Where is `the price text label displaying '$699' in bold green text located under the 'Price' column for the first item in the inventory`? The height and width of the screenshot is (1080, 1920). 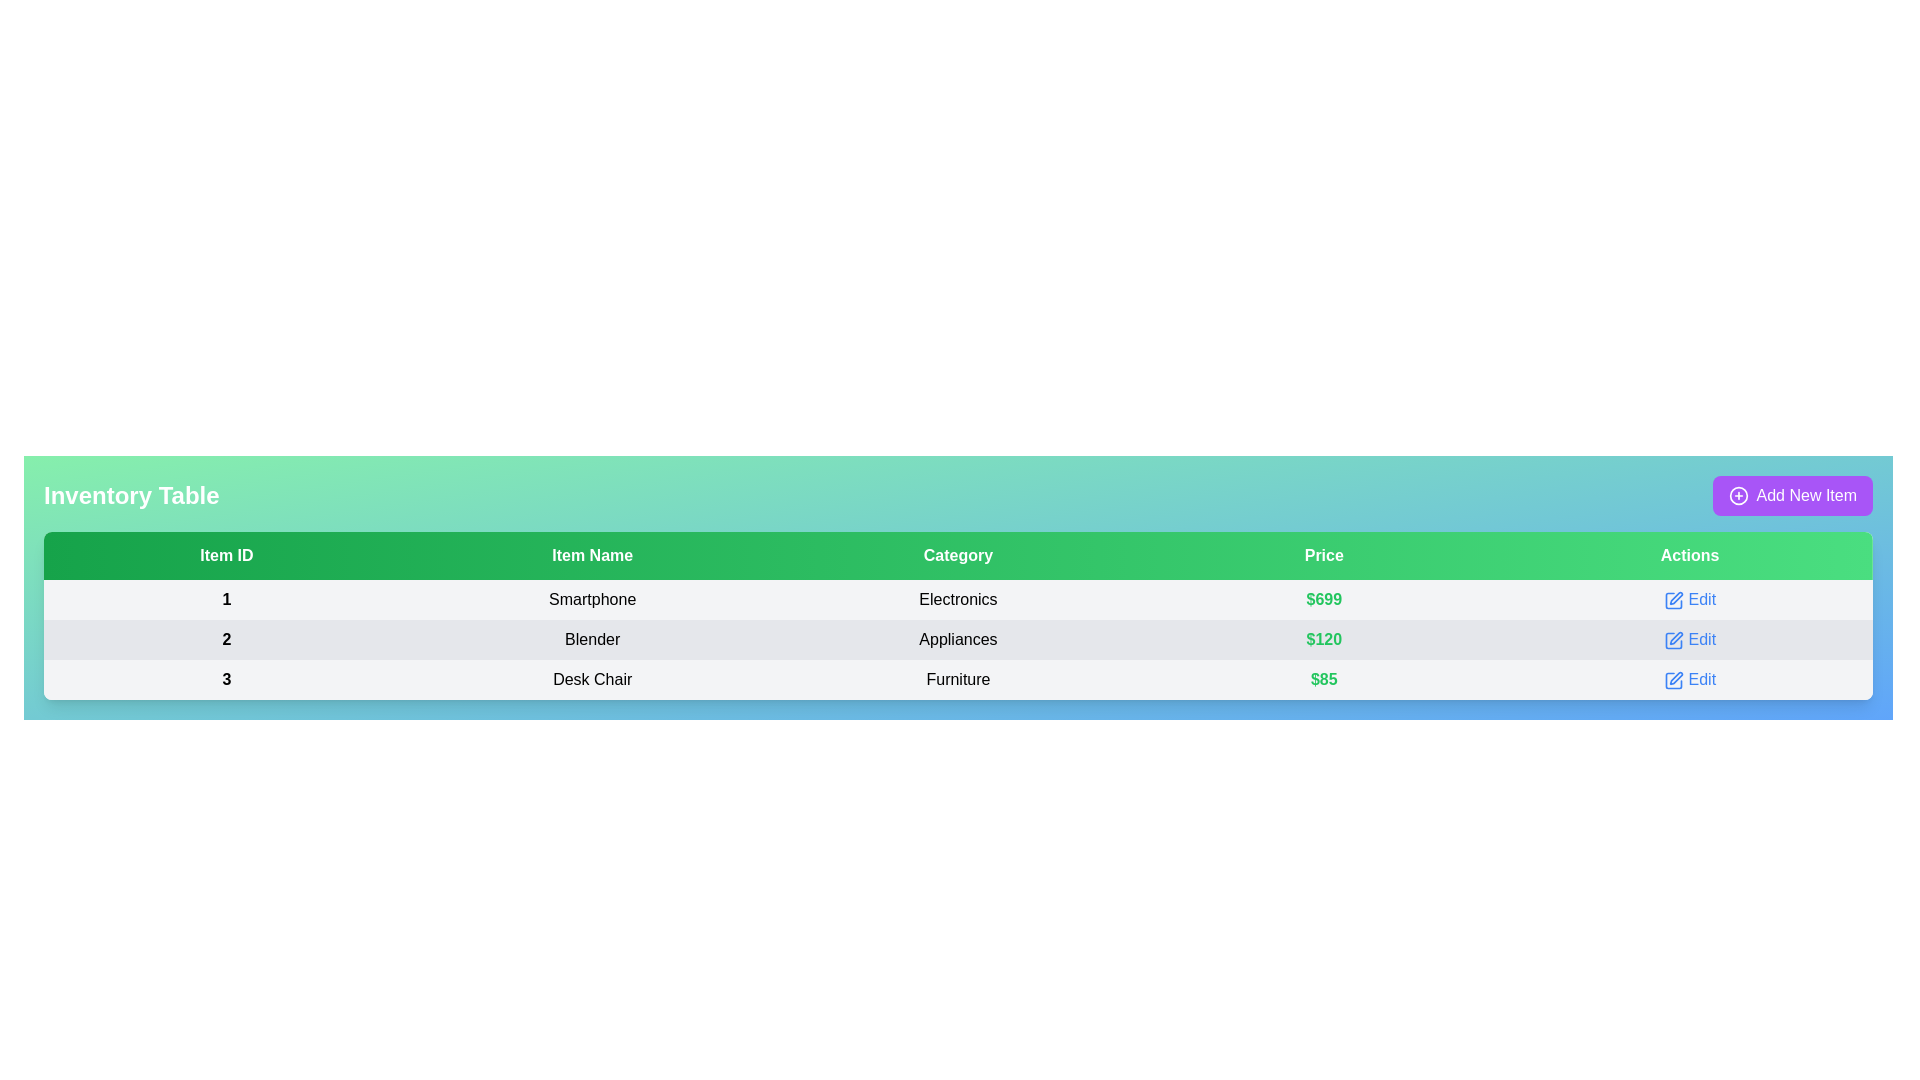
the price text label displaying '$699' in bold green text located under the 'Price' column for the first item in the inventory is located at coordinates (1324, 599).